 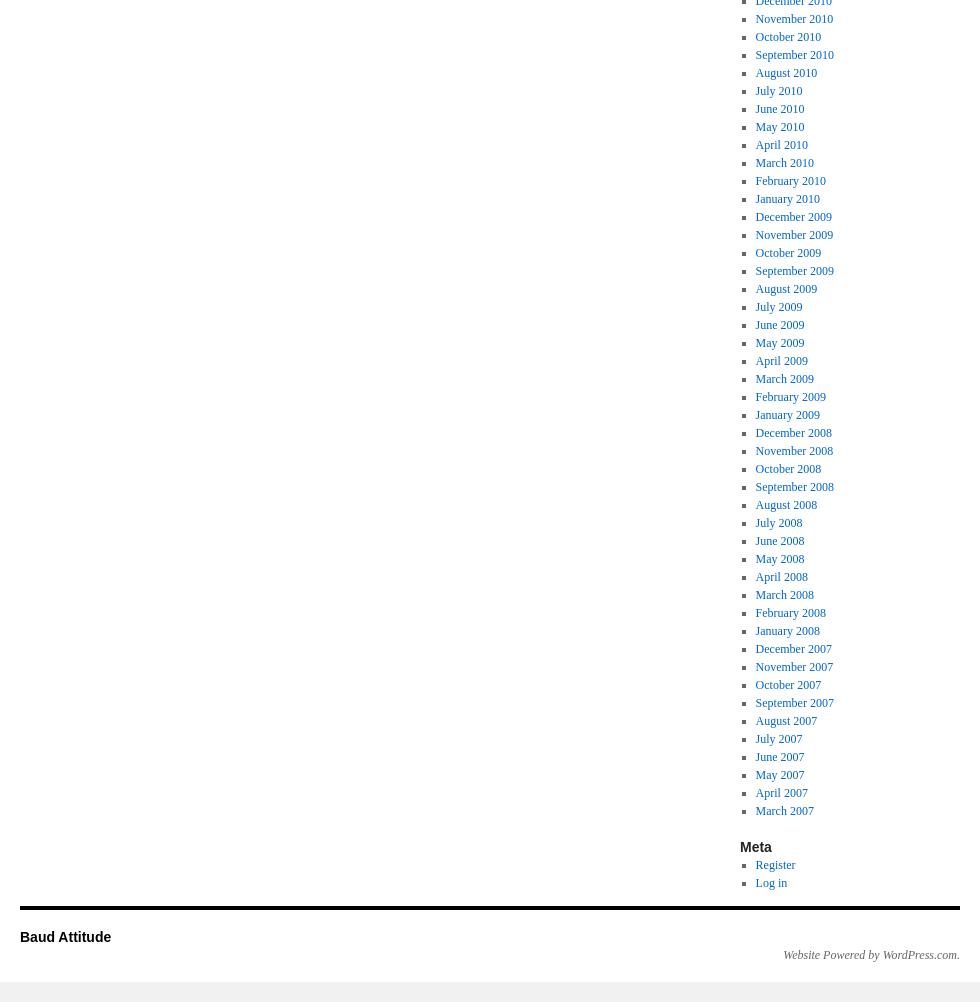 What do you see at coordinates (785, 721) in the screenshot?
I see `'August 2007'` at bounding box center [785, 721].